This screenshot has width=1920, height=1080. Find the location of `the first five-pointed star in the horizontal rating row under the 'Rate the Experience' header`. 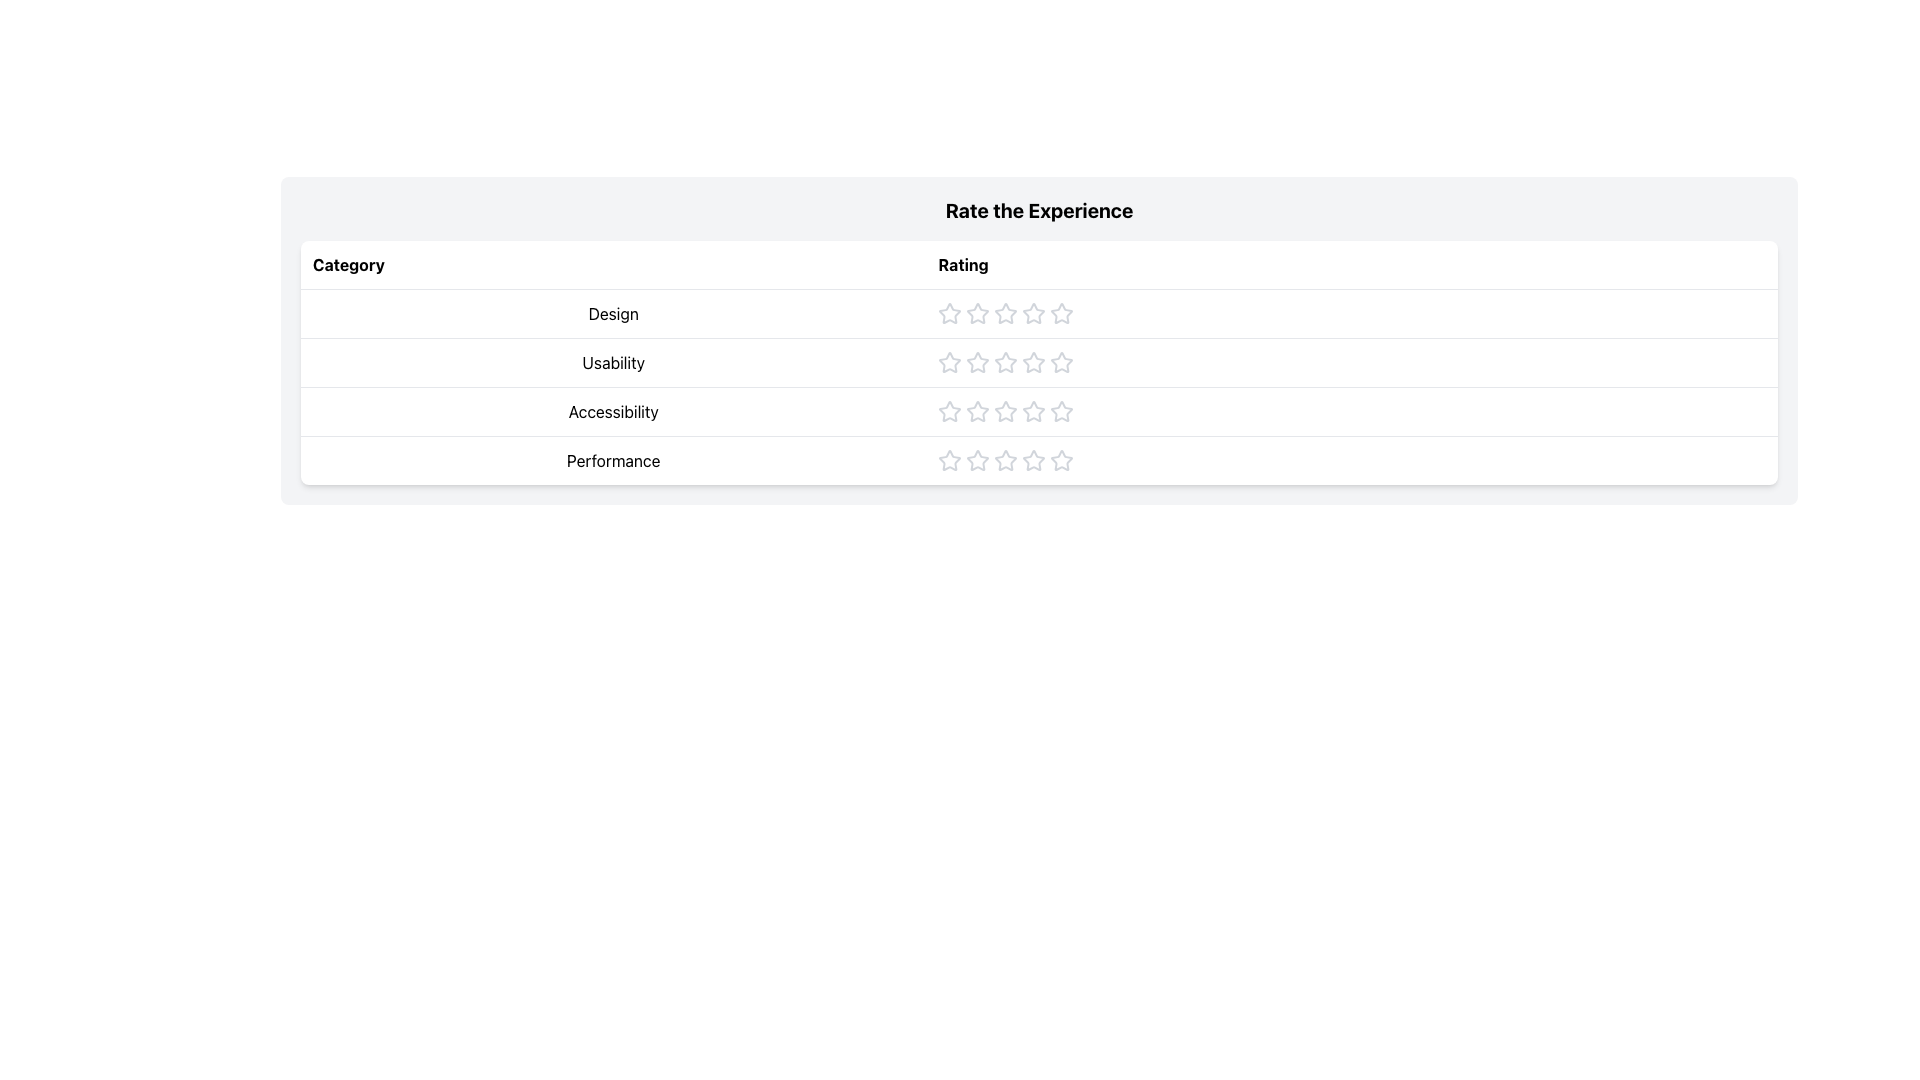

the first five-pointed star in the horizontal rating row under the 'Rate the Experience' header is located at coordinates (978, 313).